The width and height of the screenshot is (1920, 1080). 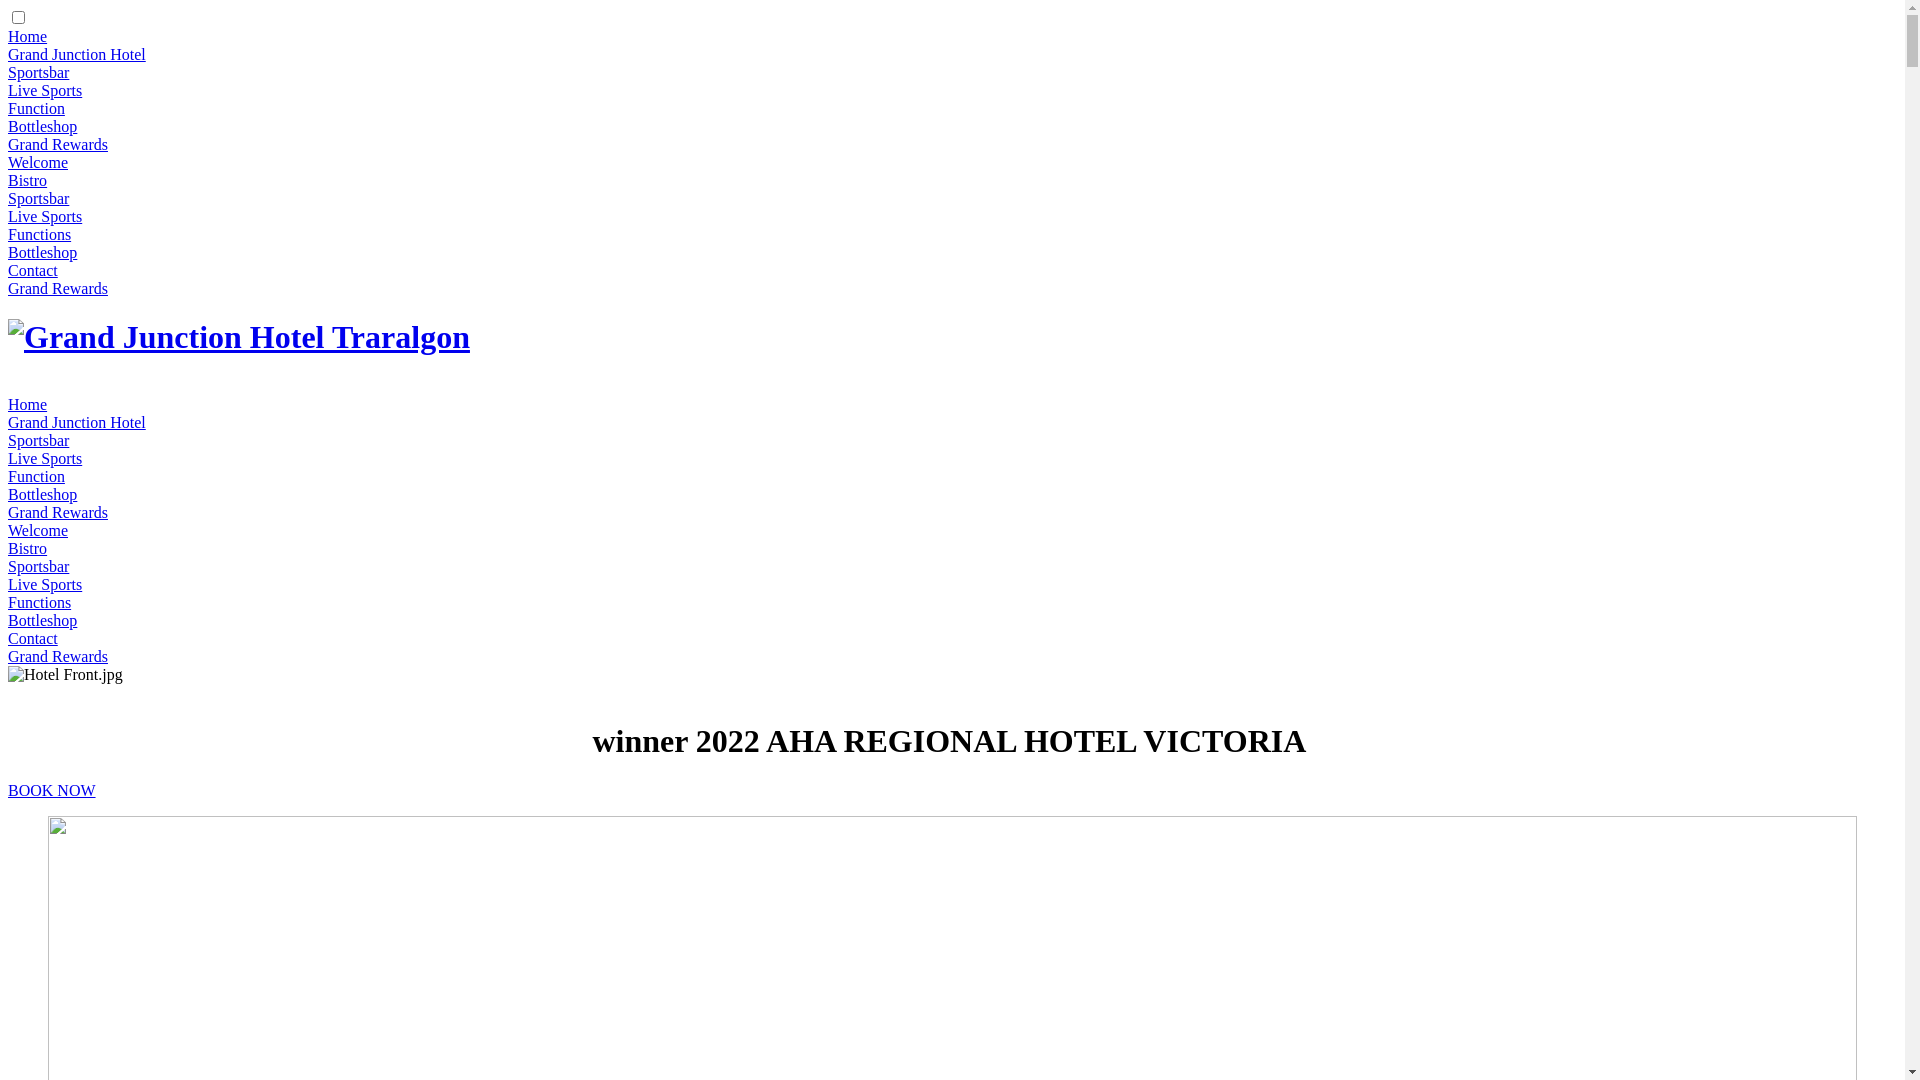 What do you see at coordinates (44, 90) in the screenshot?
I see `'Live Sports'` at bounding box center [44, 90].